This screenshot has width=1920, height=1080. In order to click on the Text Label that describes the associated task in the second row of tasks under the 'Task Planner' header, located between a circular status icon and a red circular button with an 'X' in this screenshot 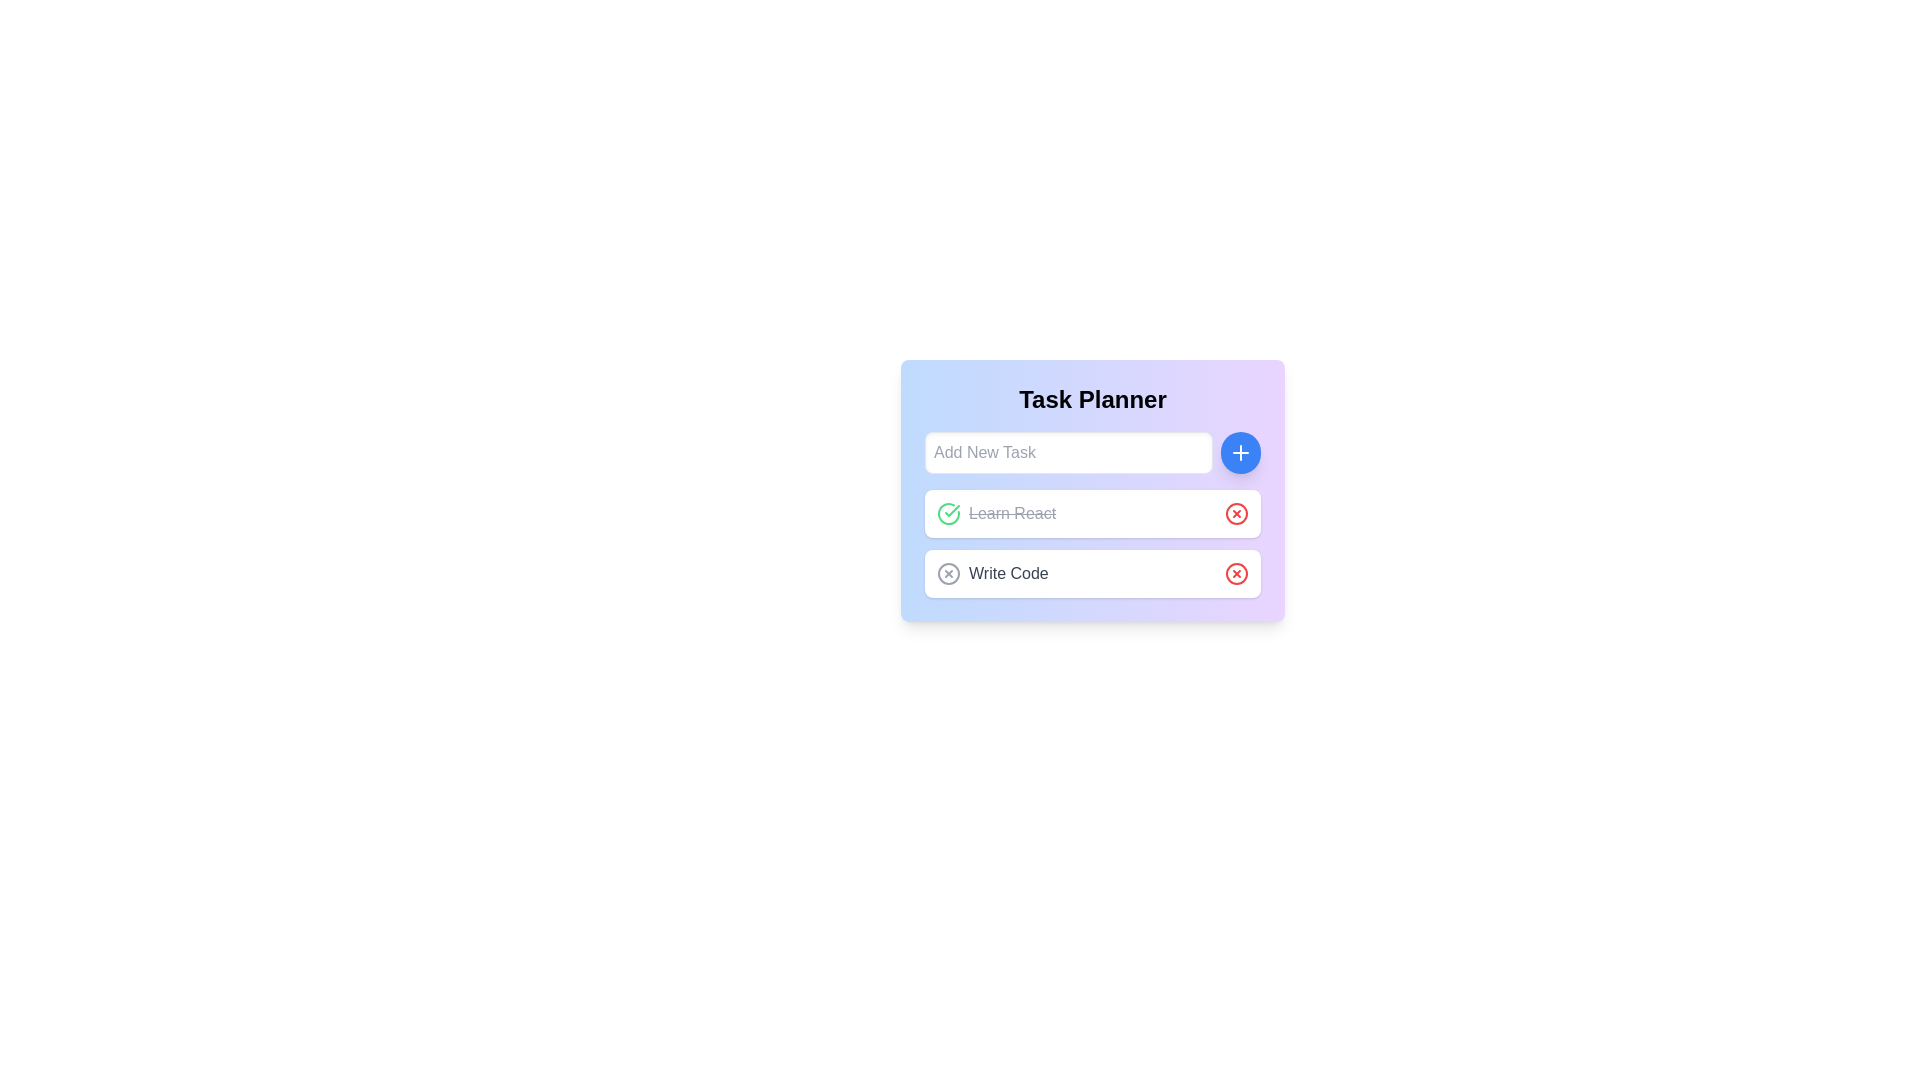, I will do `click(1008, 574)`.